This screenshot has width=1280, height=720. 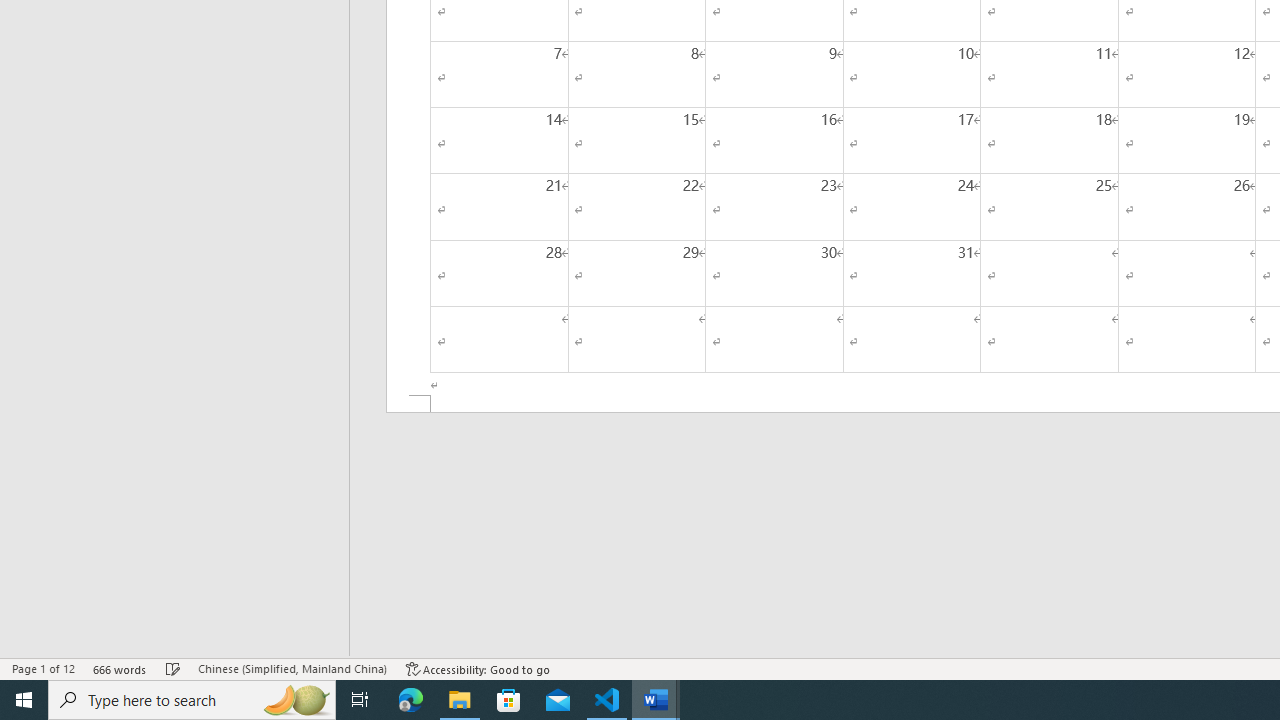 What do you see at coordinates (43, 669) in the screenshot?
I see `'Page Number Page 1 of 12'` at bounding box center [43, 669].